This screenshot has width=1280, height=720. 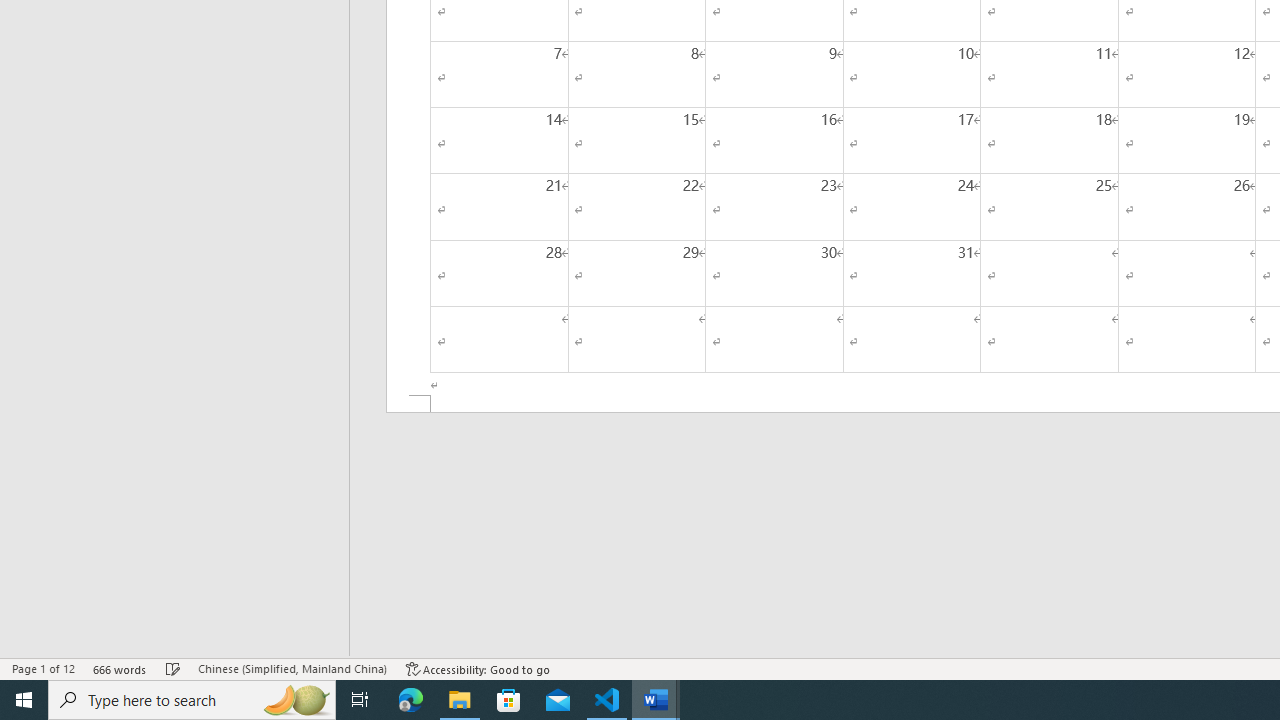 What do you see at coordinates (43, 669) in the screenshot?
I see `'Page Number Page 1 of 12'` at bounding box center [43, 669].